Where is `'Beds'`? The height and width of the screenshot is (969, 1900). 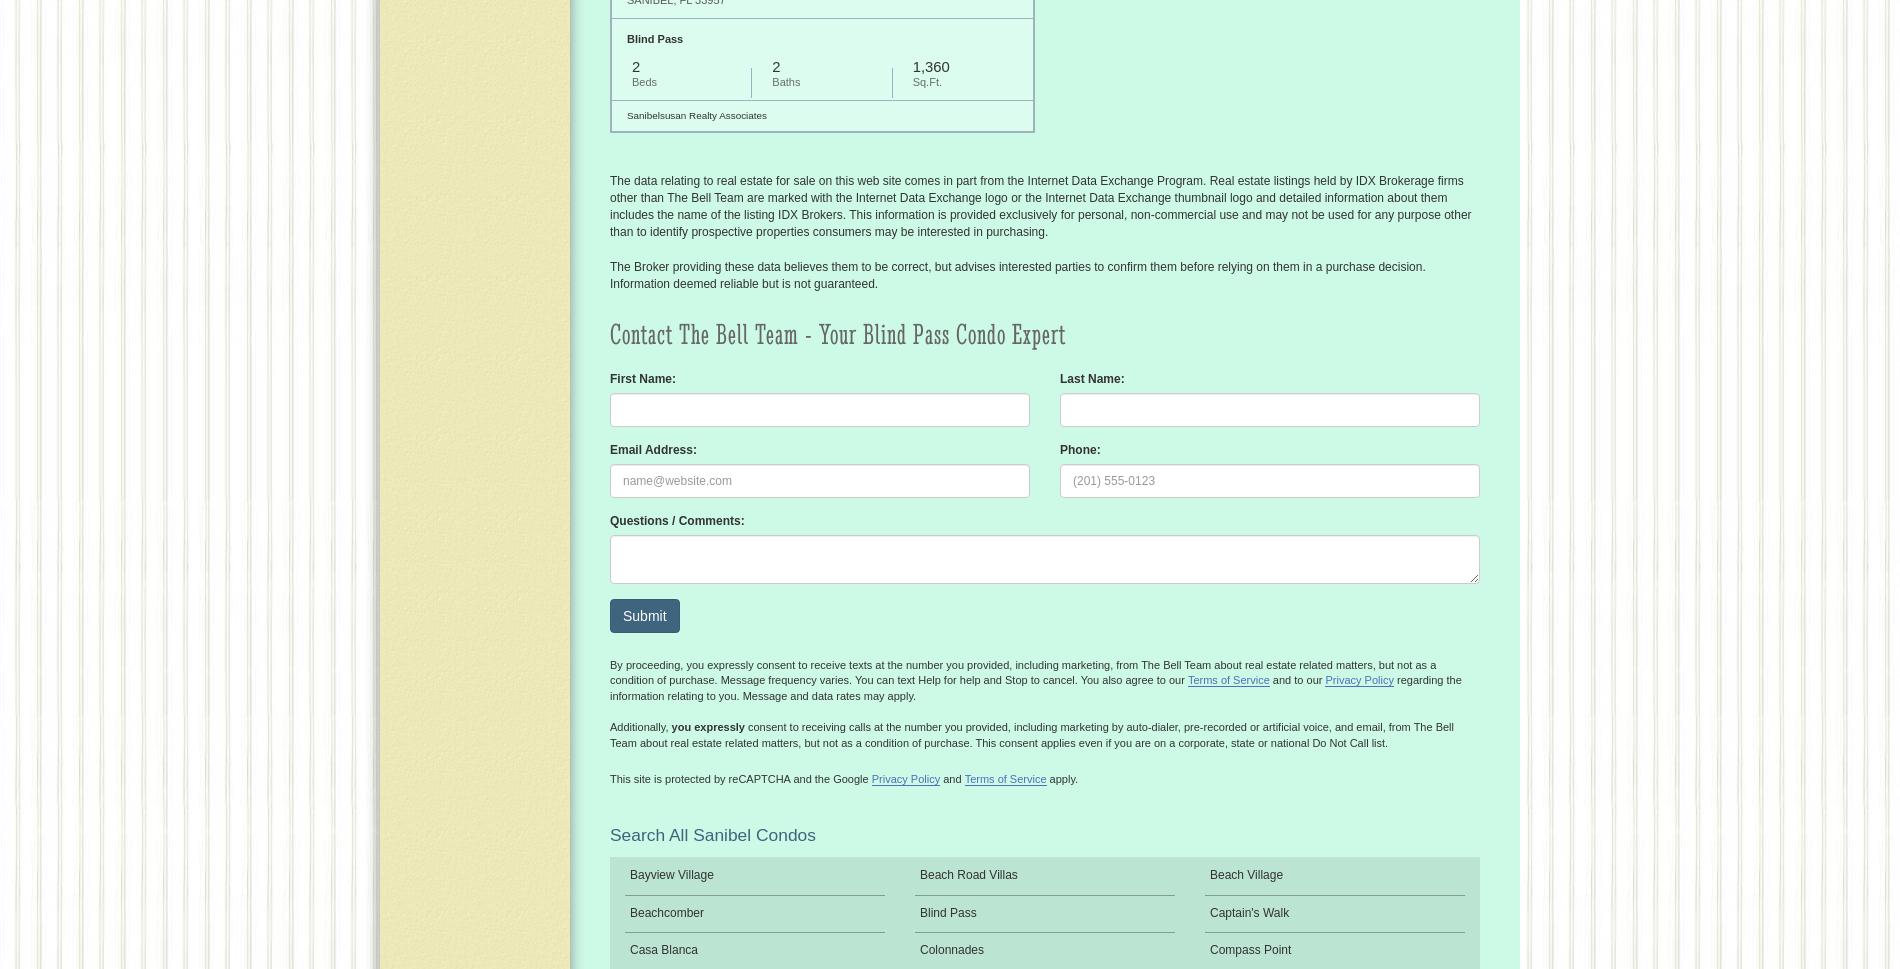
'Beds' is located at coordinates (644, 80).